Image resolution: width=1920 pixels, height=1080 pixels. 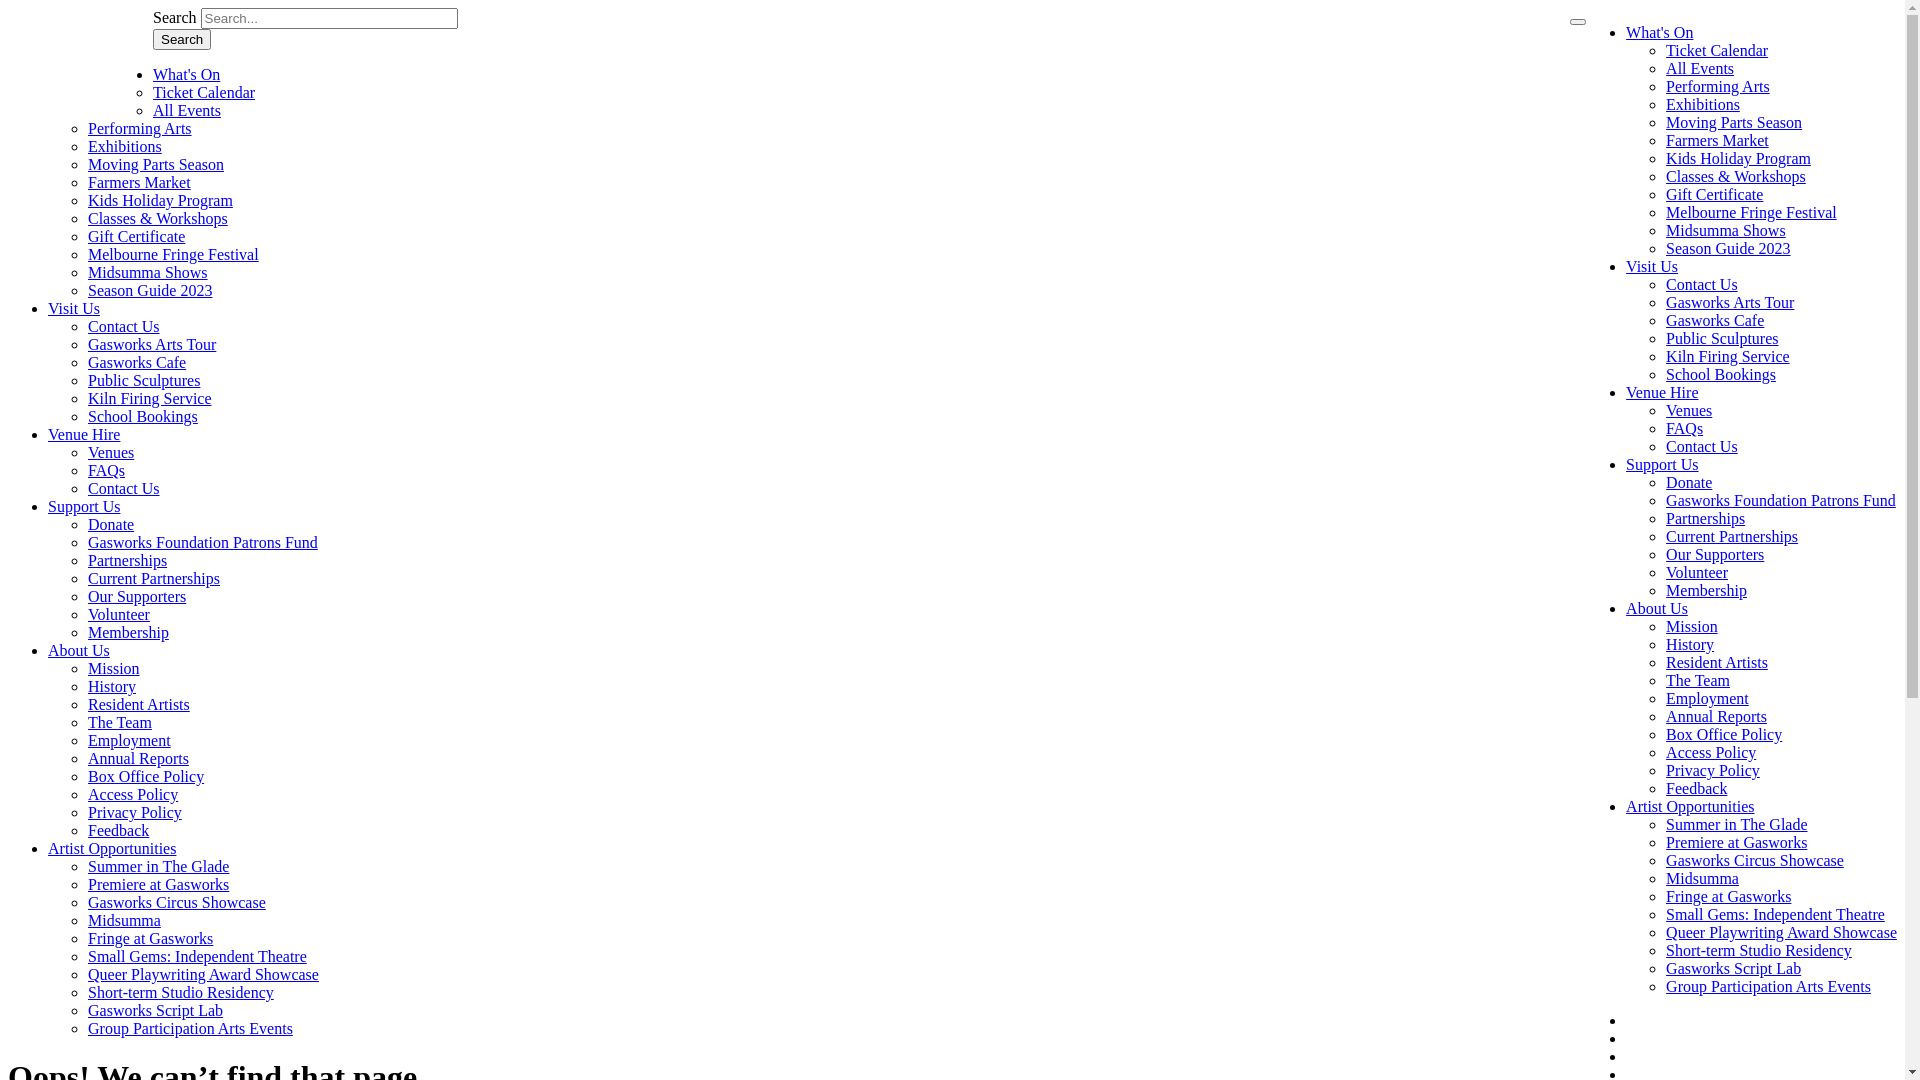 I want to click on 'Annual Reports', so click(x=86, y=758).